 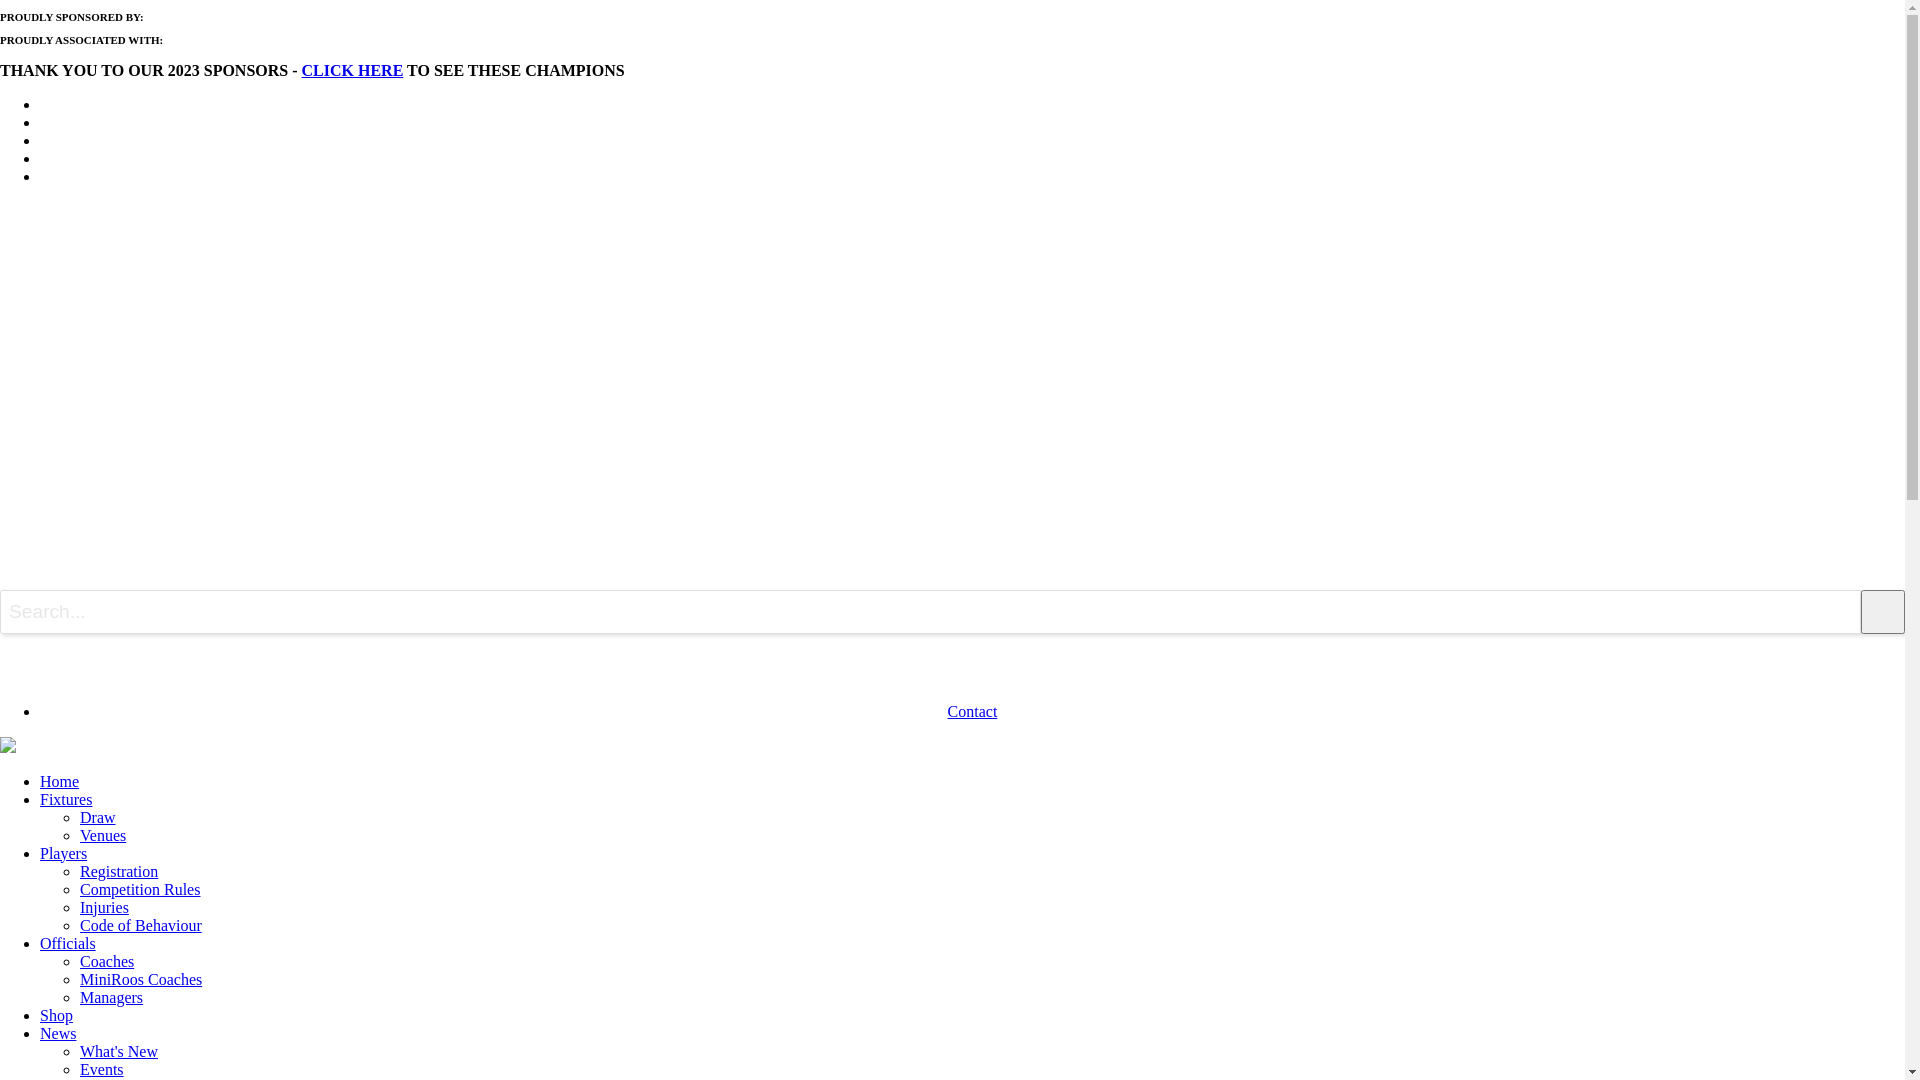 I want to click on 'News', so click(x=57, y=1033).